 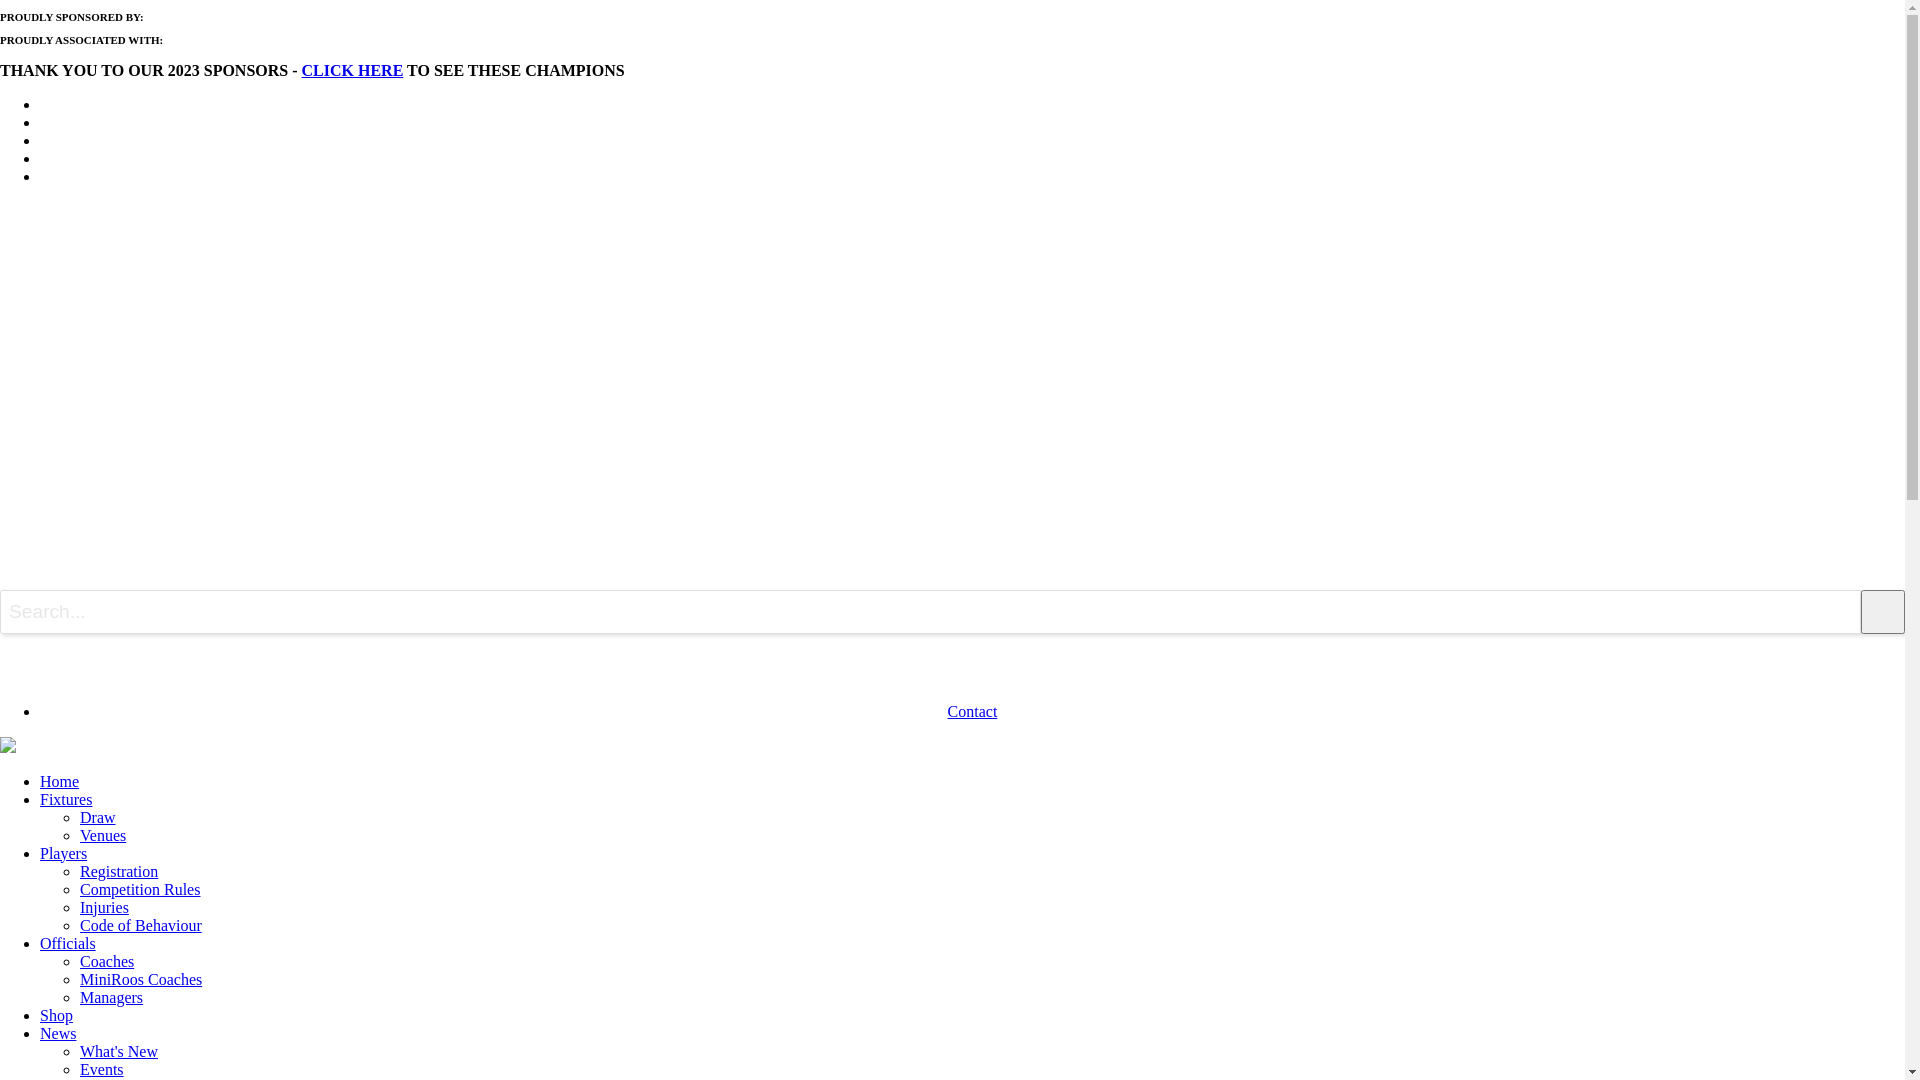 I want to click on 'News', so click(x=57, y=1033).